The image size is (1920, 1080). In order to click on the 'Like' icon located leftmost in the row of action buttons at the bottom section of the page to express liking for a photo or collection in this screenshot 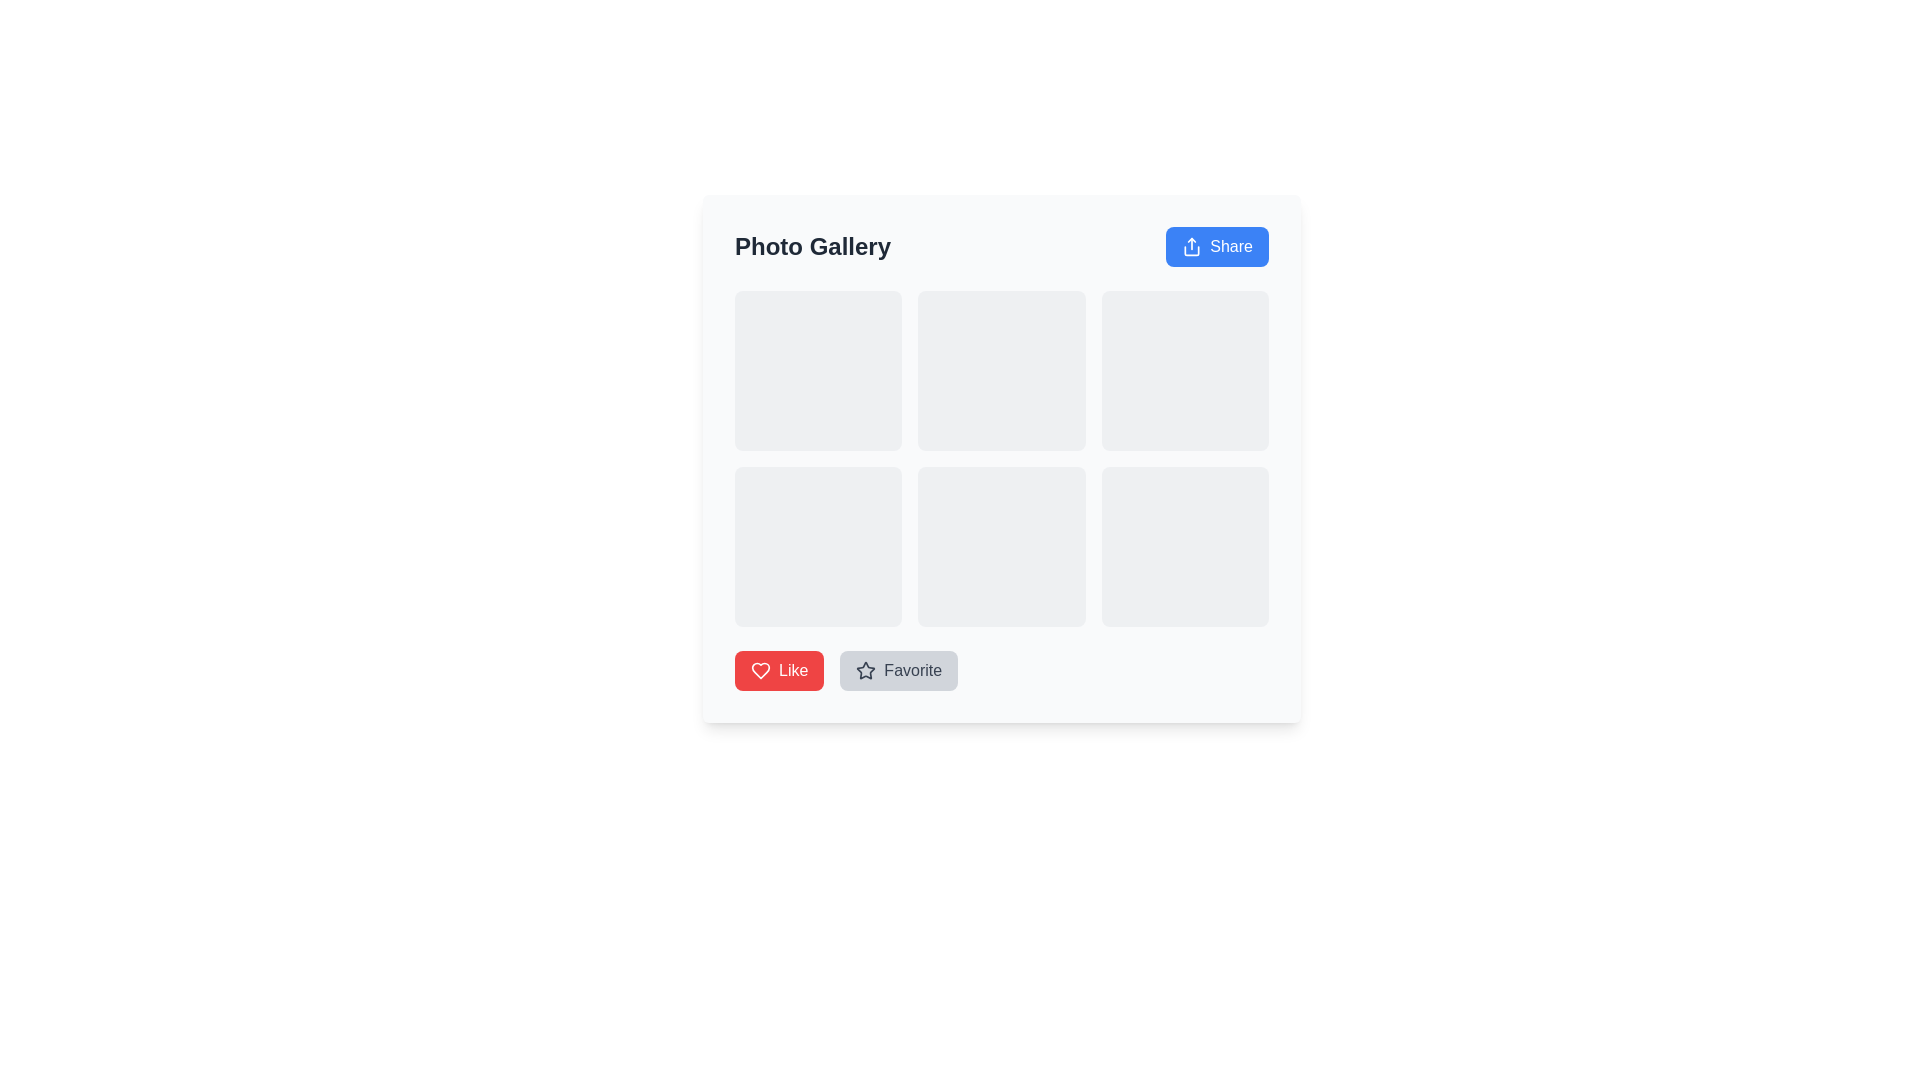, I will do `click(760, 671)`.